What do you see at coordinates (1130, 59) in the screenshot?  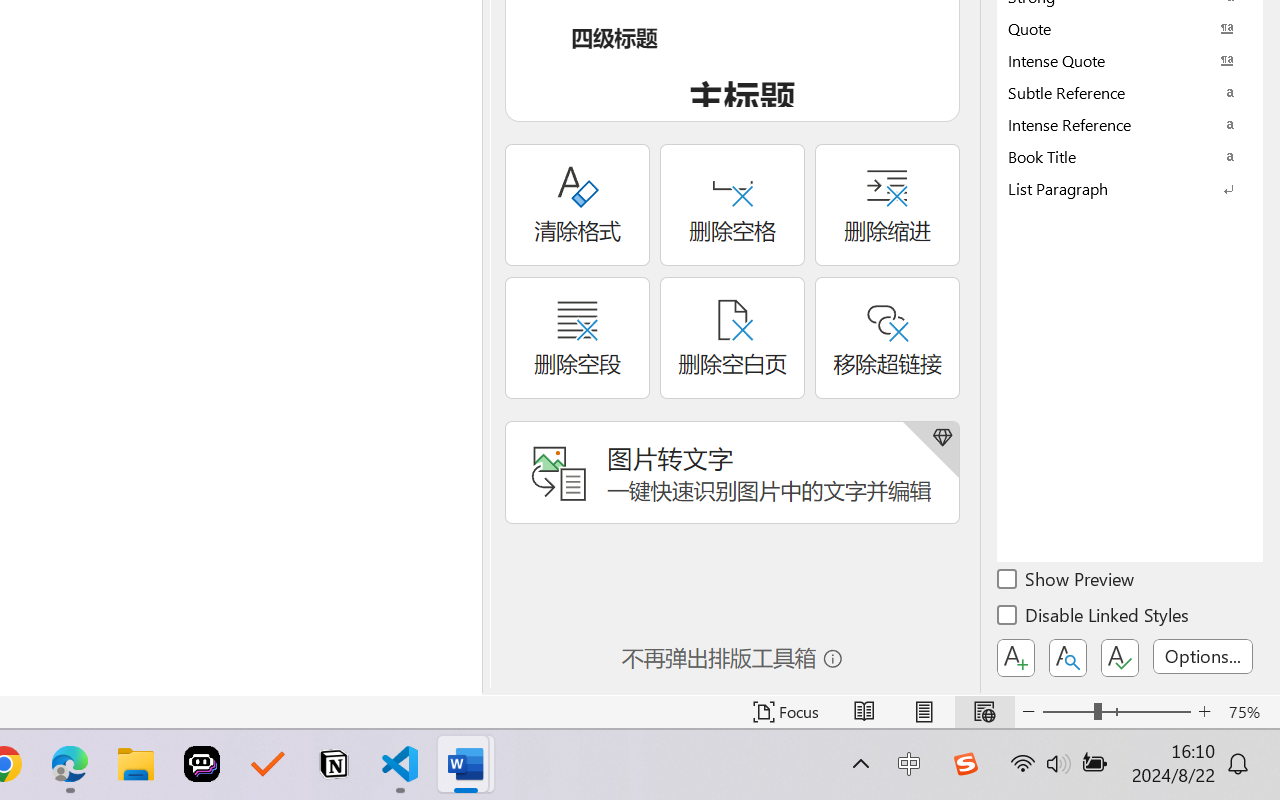 I see `'Intense Quote'` at bounding box center [1130, 59].